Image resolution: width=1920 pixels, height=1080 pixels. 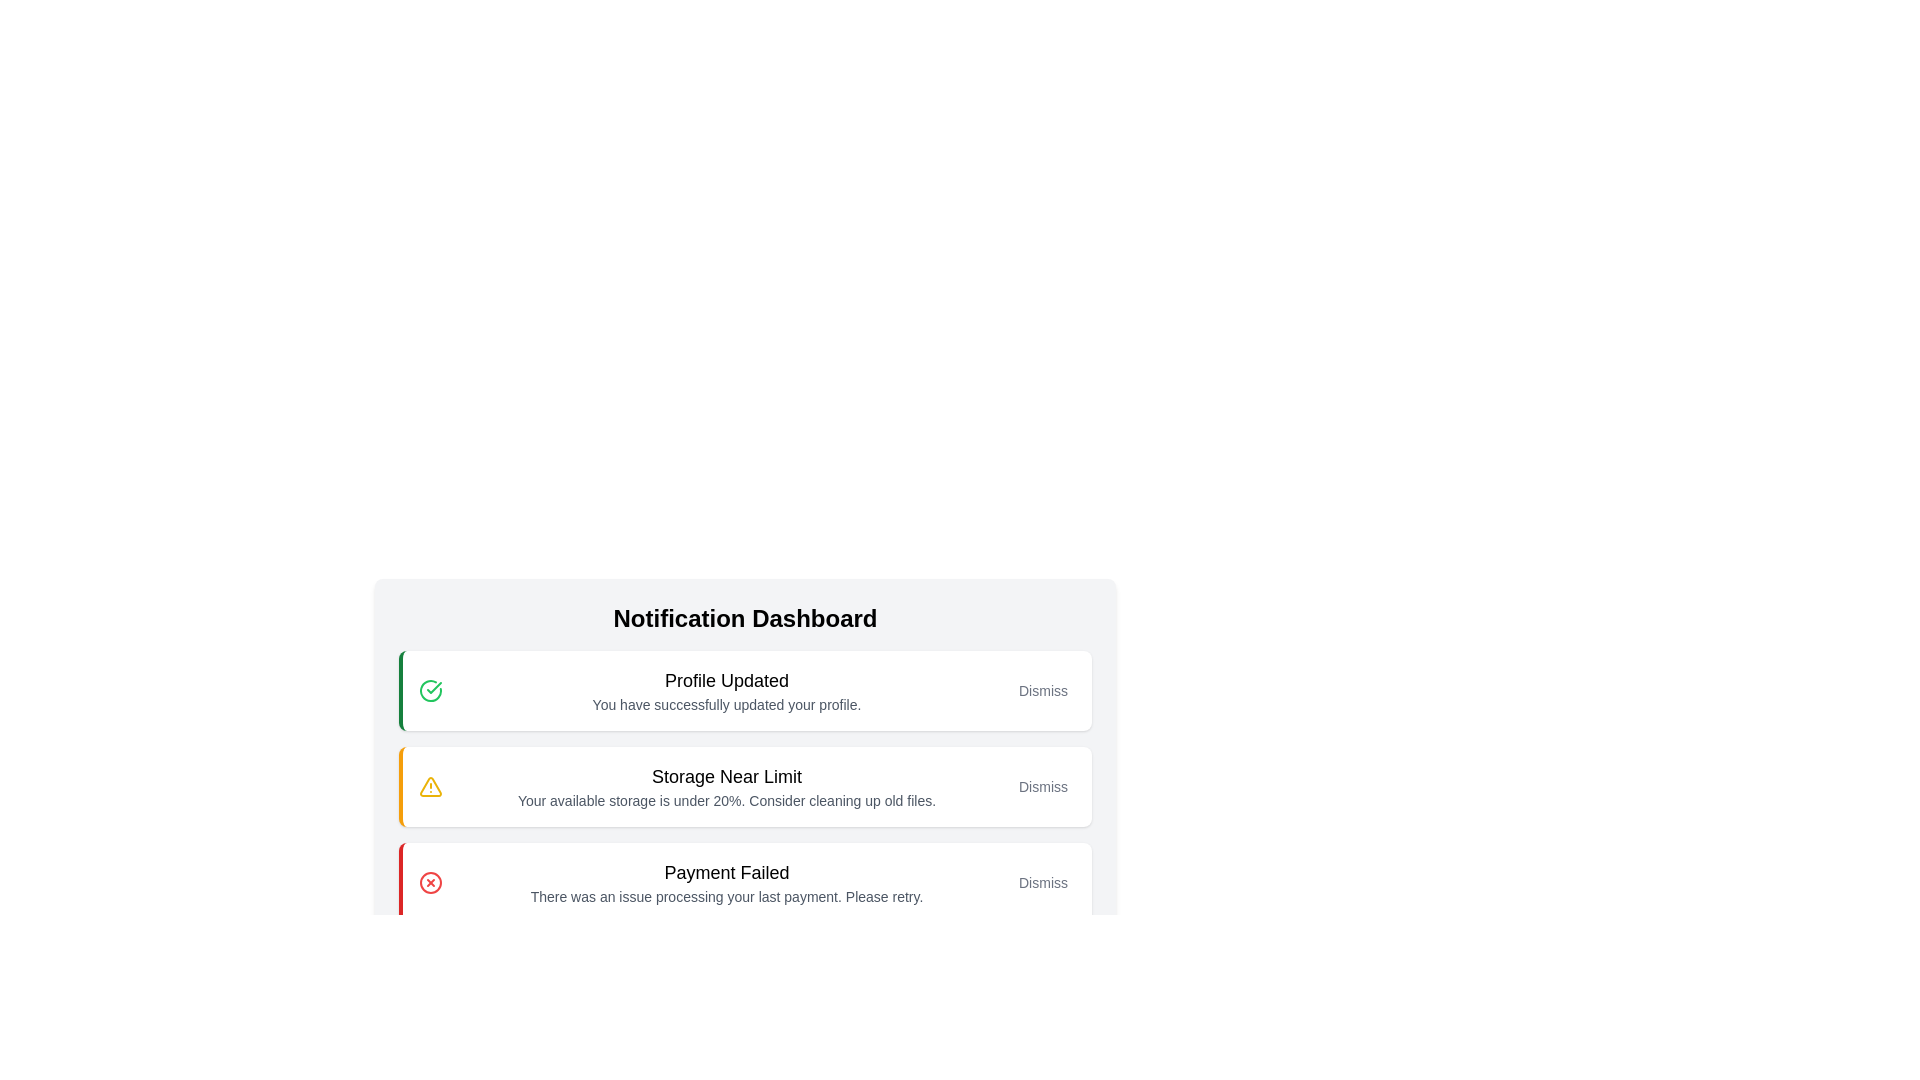 What do you see at coordinates (725, 800) in the screenshot?
I see `text label stating: 'Your available storage is under 20%. Consider cleaning up old files.' located within the notification panel titled 'Storage Near Limit'` at bounding box center [725, 800].